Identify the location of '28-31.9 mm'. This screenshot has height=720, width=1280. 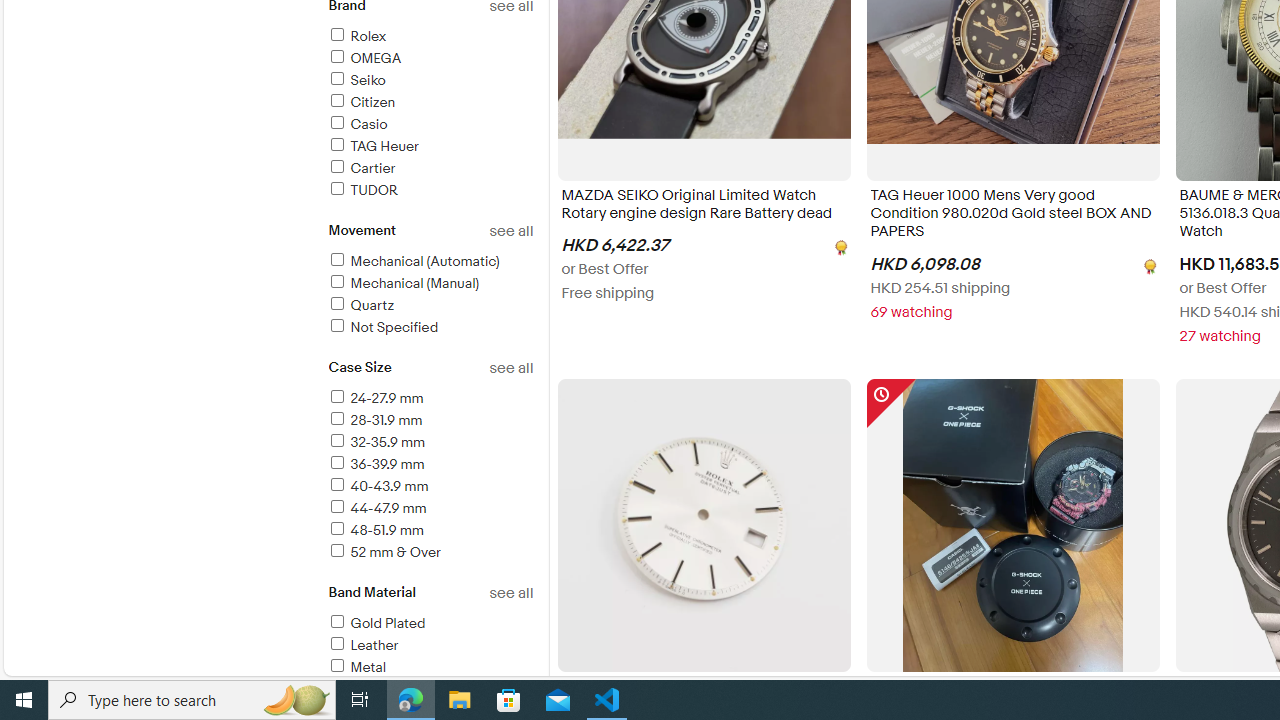
(429, 420).